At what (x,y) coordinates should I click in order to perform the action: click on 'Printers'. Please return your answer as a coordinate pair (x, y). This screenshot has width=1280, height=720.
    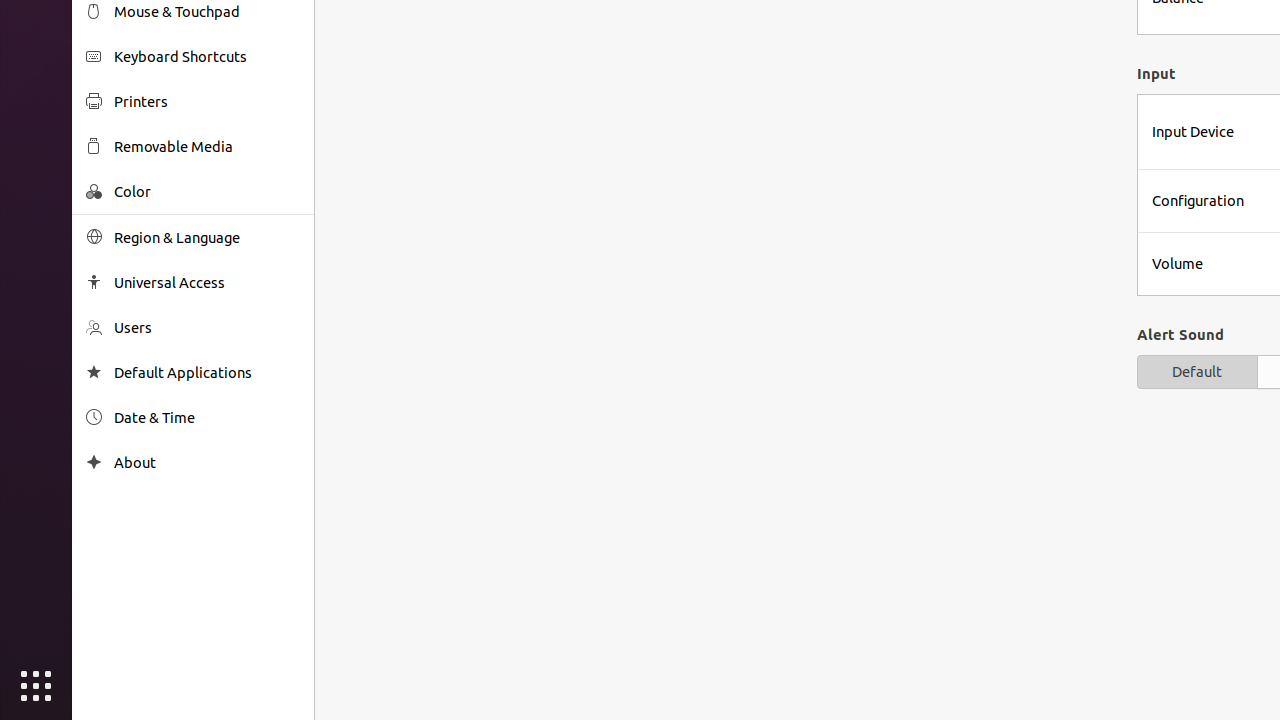
    Looking at the image, I should click on (206, 101).